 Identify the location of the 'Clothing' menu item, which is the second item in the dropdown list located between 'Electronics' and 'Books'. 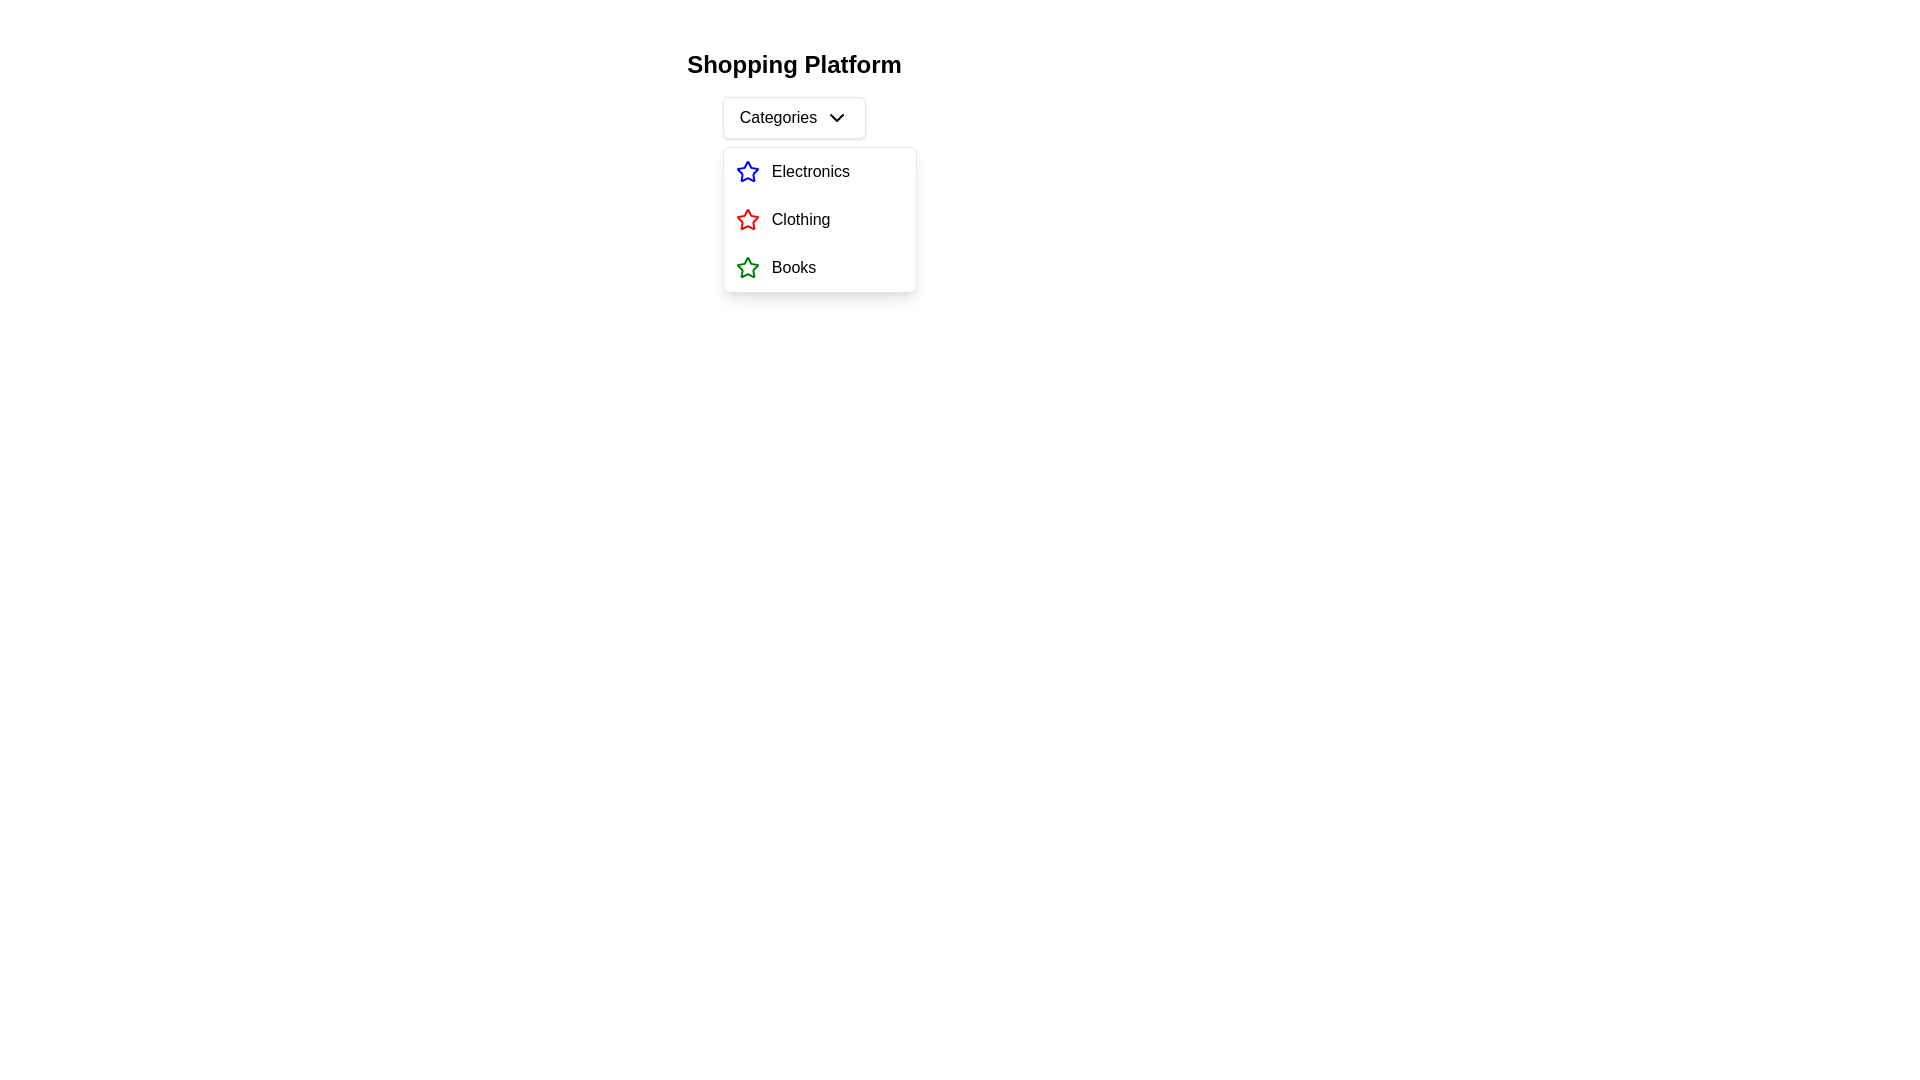
(819, 219).